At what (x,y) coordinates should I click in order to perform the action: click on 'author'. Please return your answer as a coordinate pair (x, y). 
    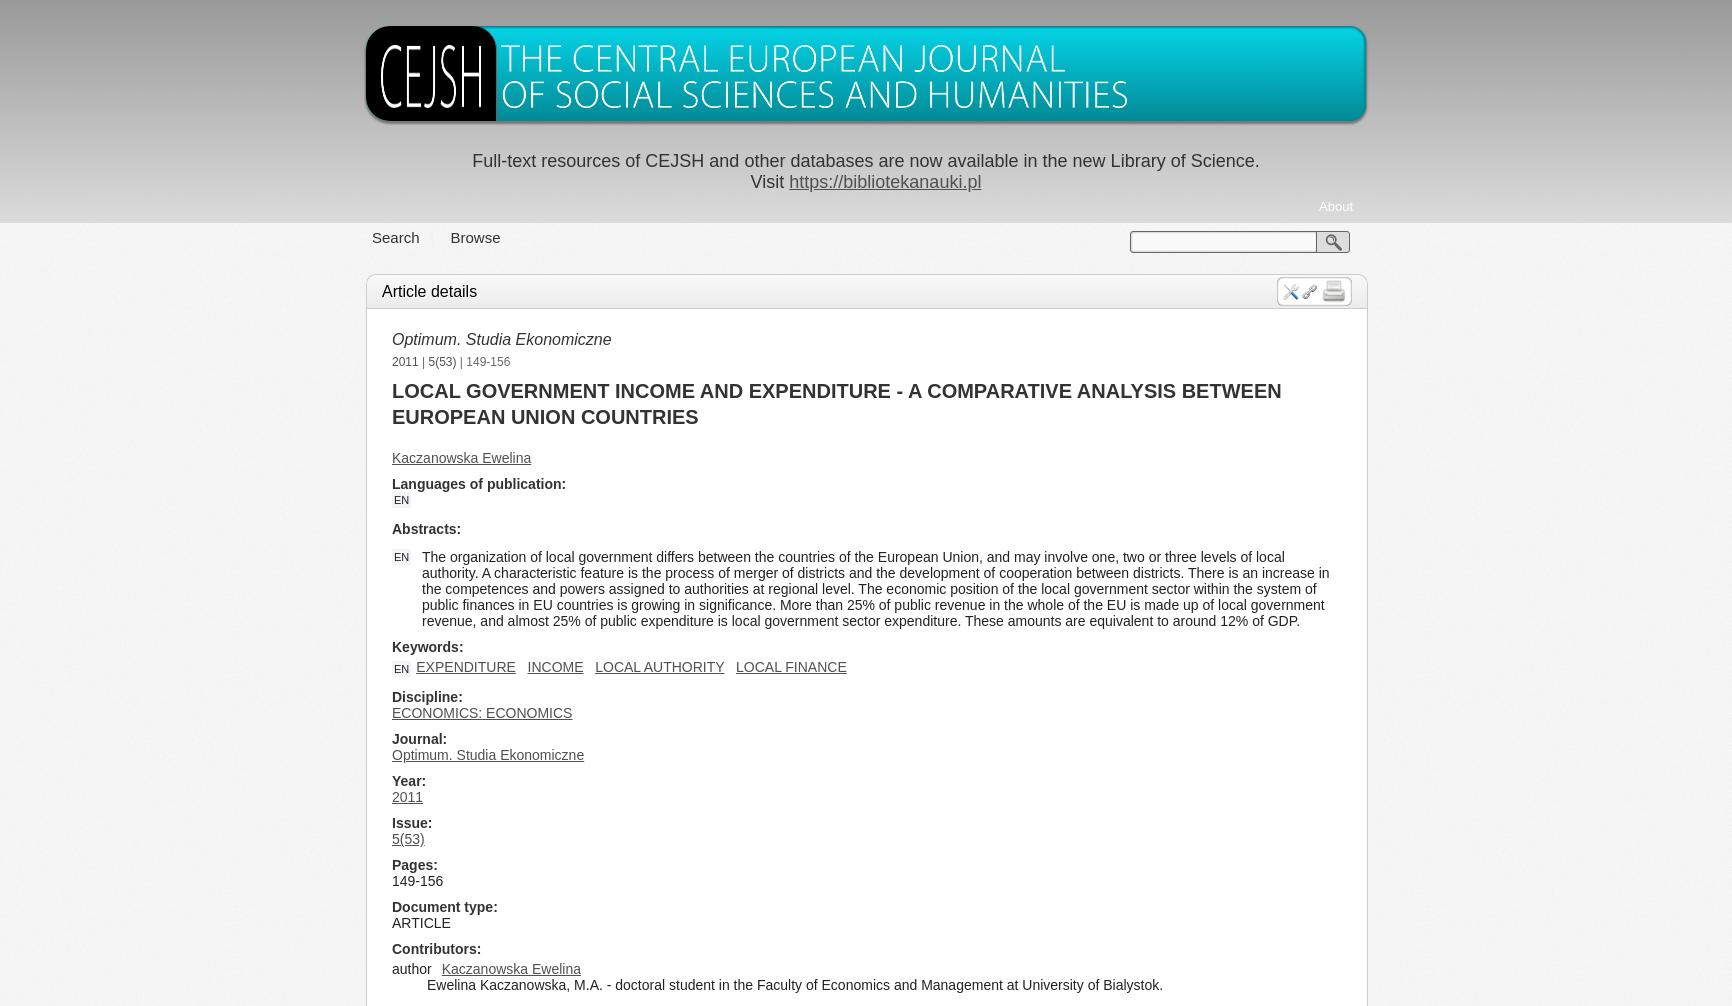
    Looking at the image, I should click on (410, 967).